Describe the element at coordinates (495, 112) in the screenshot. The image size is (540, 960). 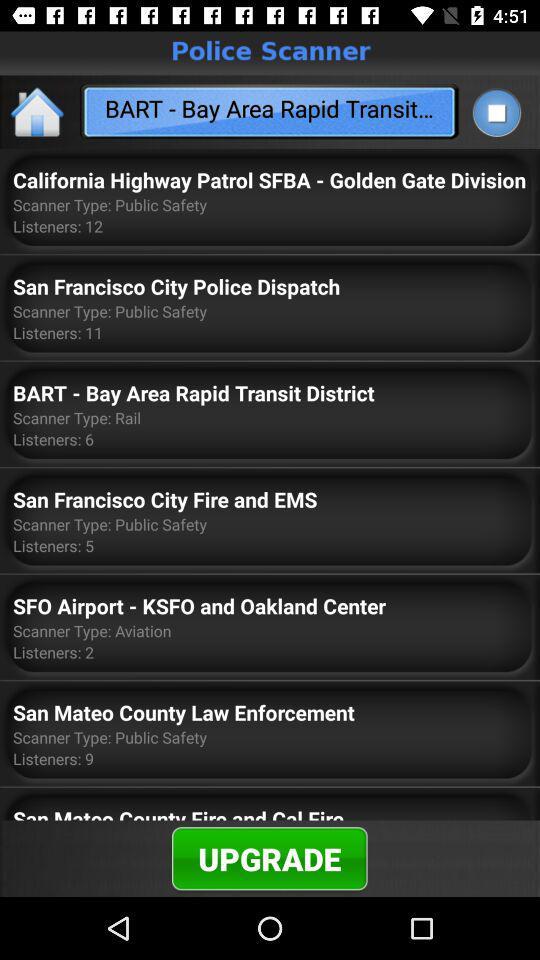
I see `stop current frequency` at that location.